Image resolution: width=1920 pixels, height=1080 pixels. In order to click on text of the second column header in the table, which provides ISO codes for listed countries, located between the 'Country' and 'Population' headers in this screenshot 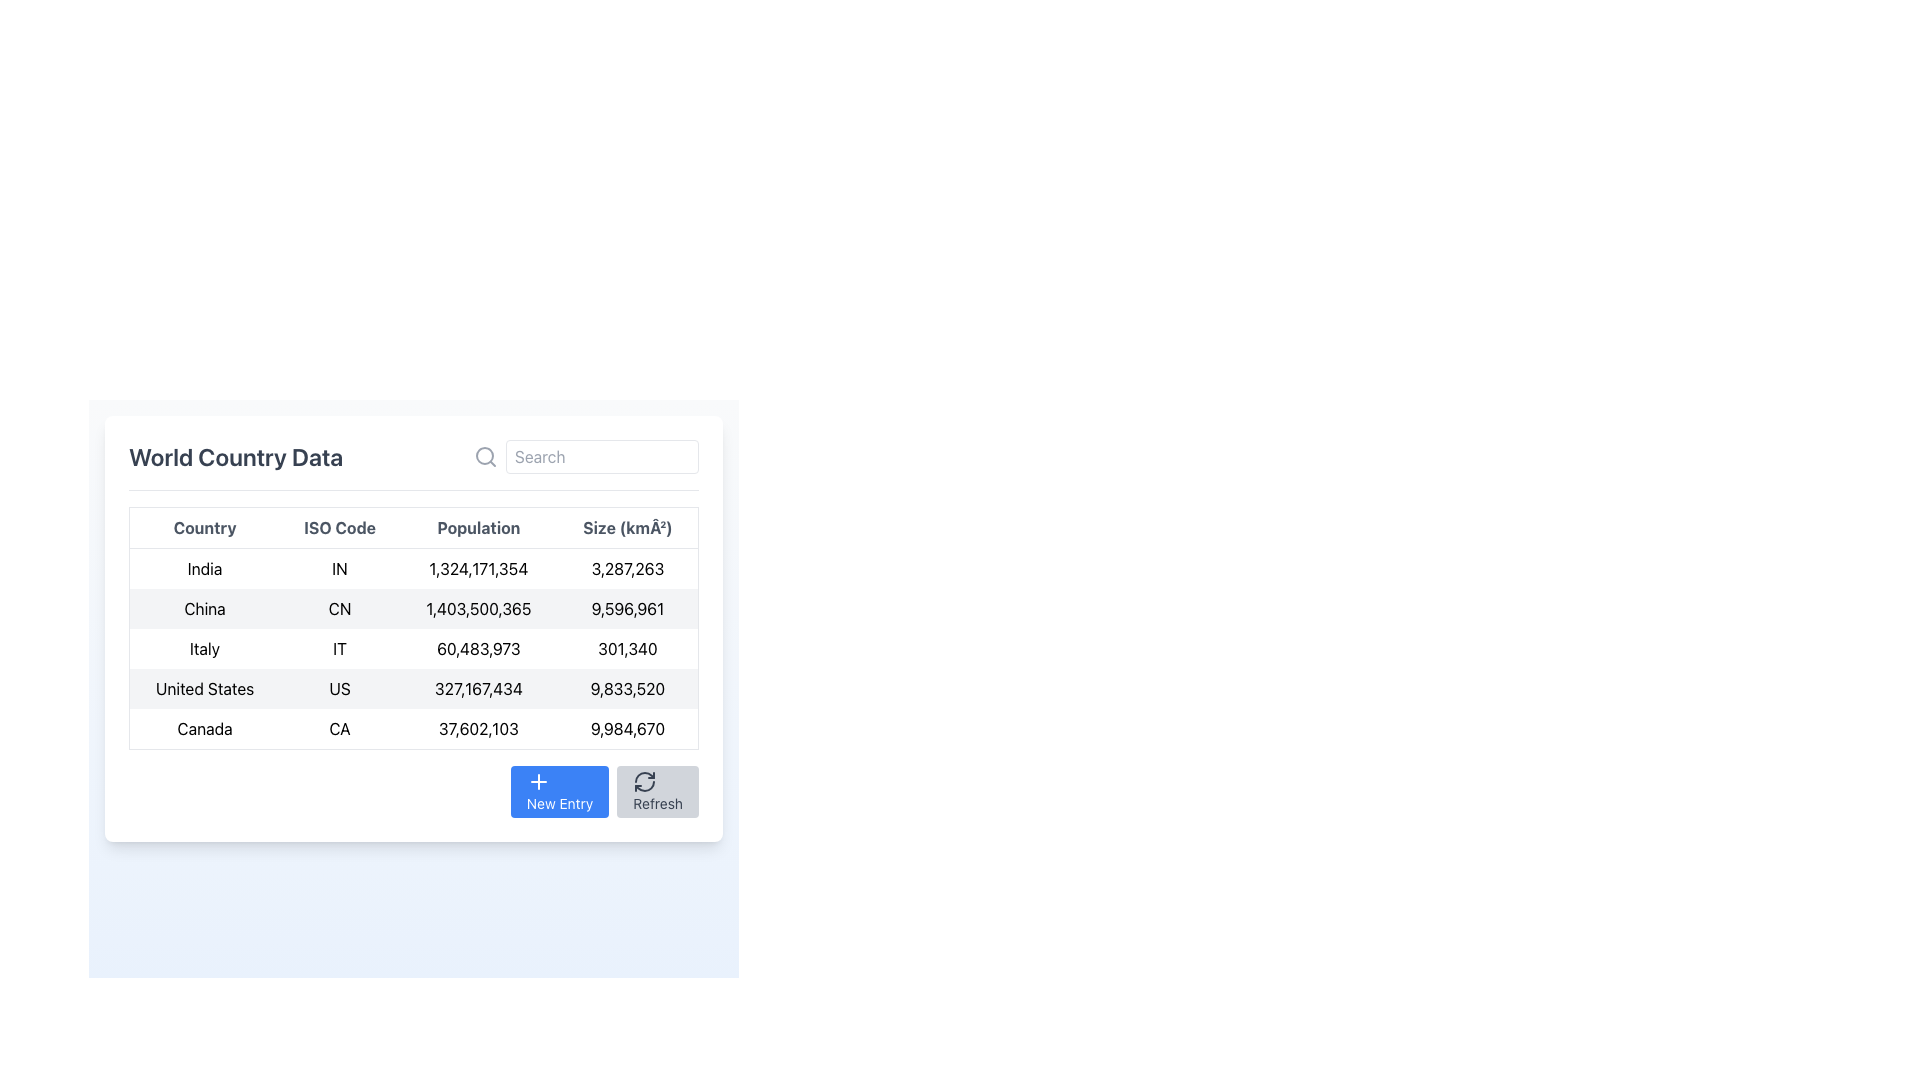, I will do `click(340, 527)`.